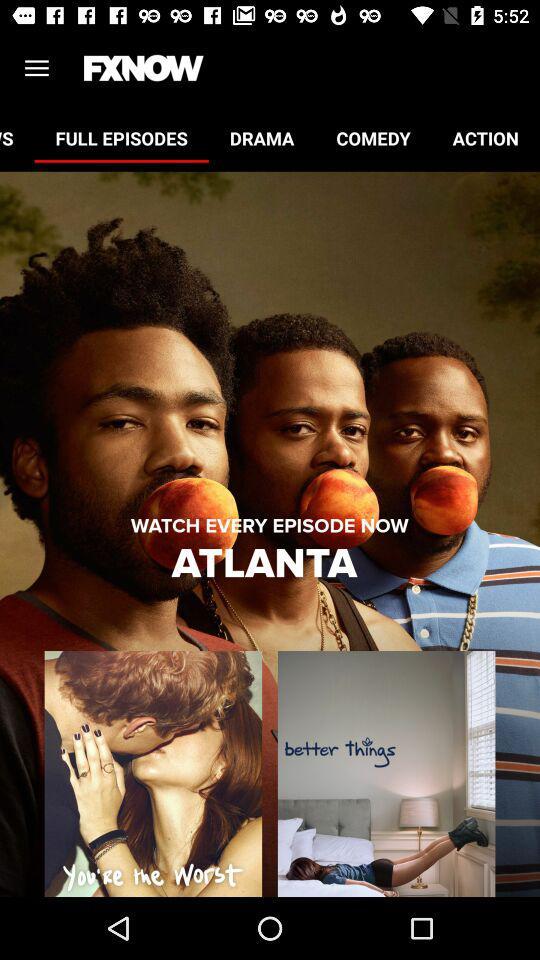 Image resolution: width=540 pixels, height=960 pixels. I want to click on icon to the left of the action, so click(373, 137).